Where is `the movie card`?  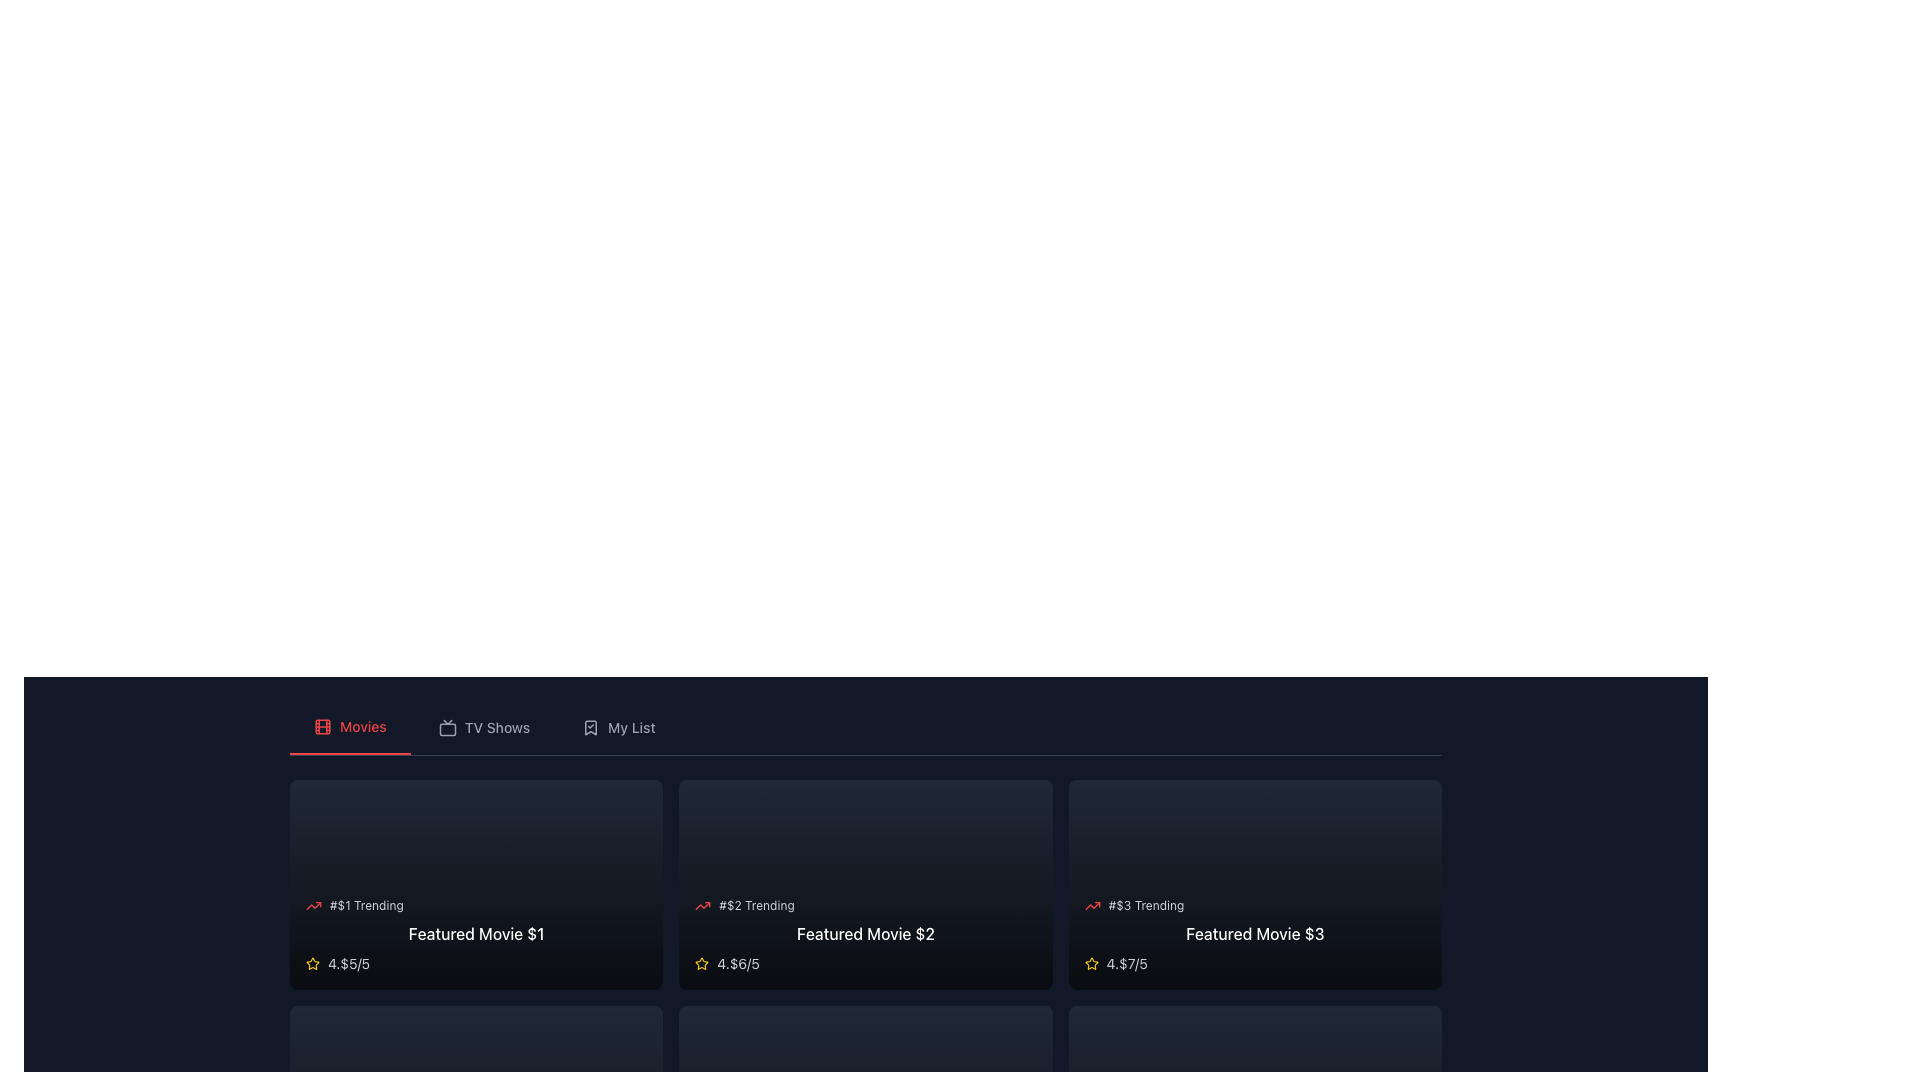
the movie card is located at coordinates (865, 883).